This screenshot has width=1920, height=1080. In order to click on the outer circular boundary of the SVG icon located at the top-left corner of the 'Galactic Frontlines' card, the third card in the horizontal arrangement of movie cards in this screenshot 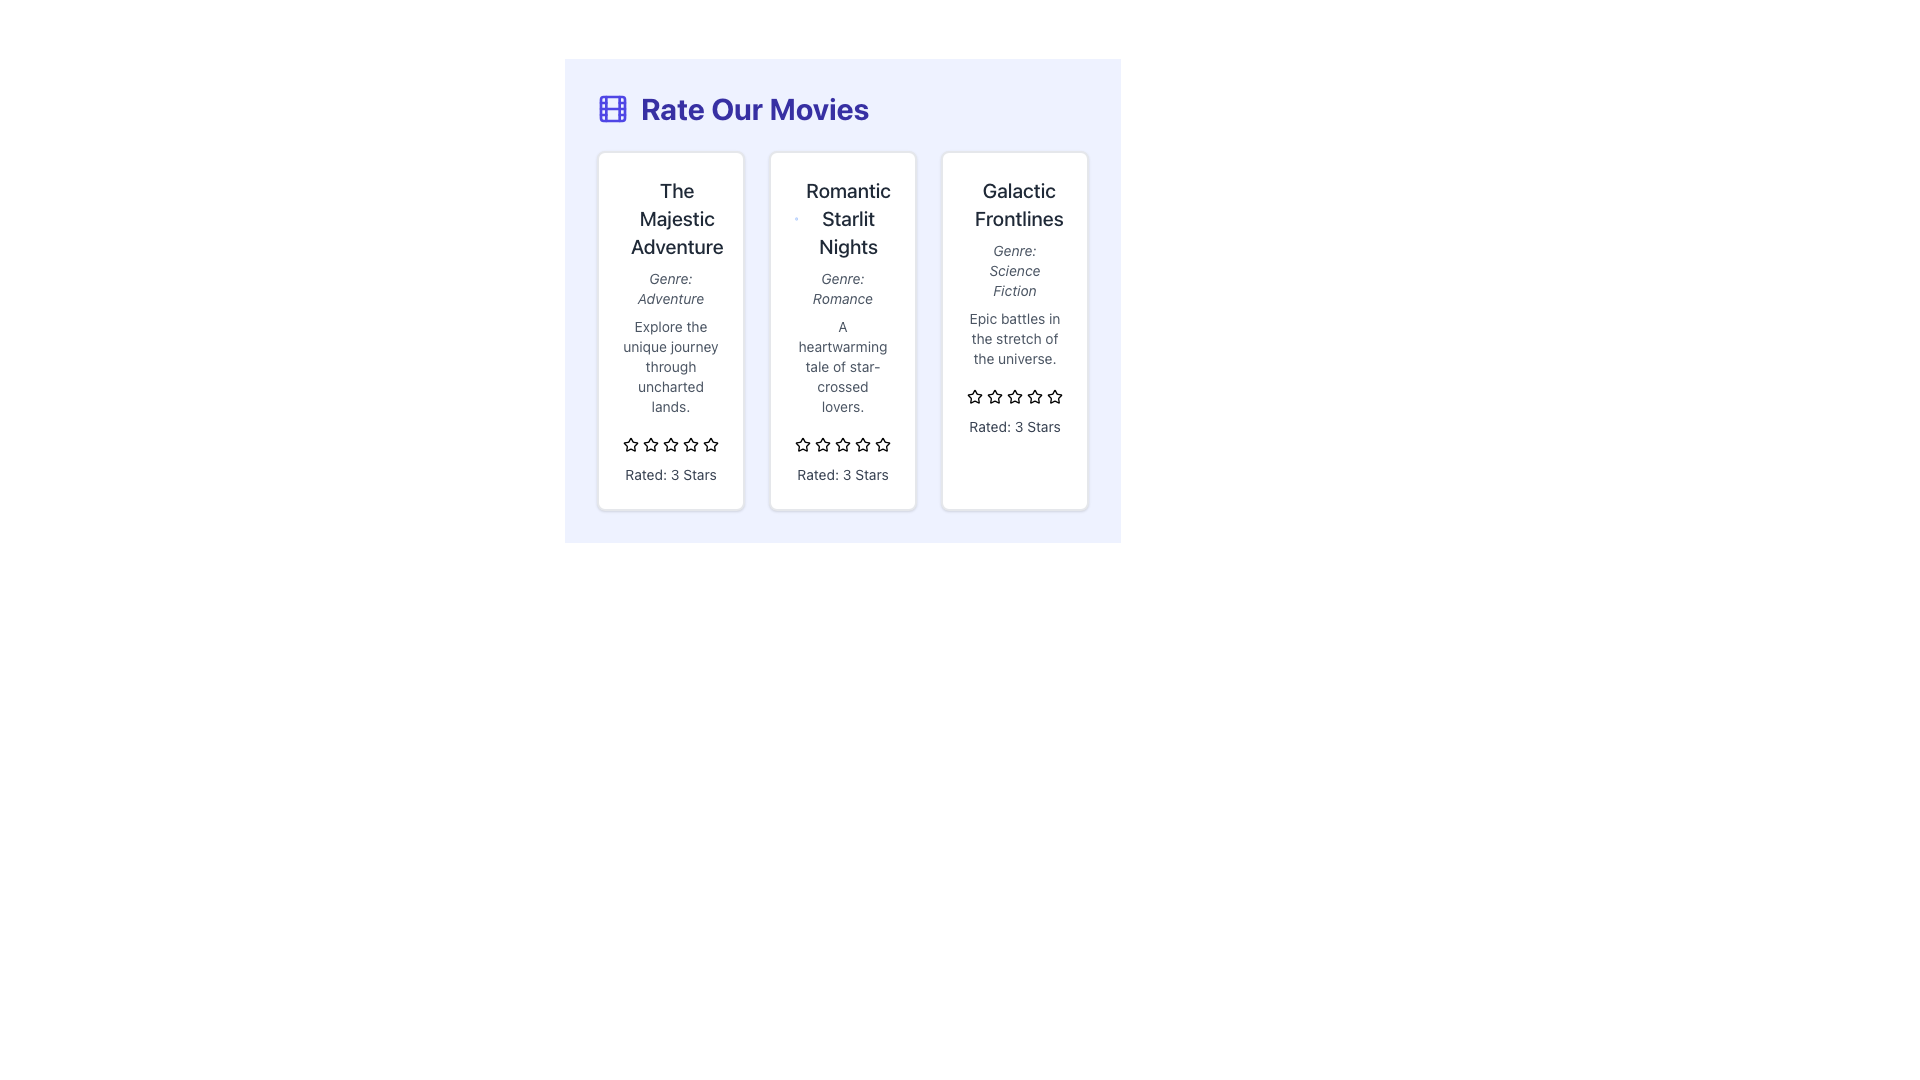, I will do `click(979, 207)`.